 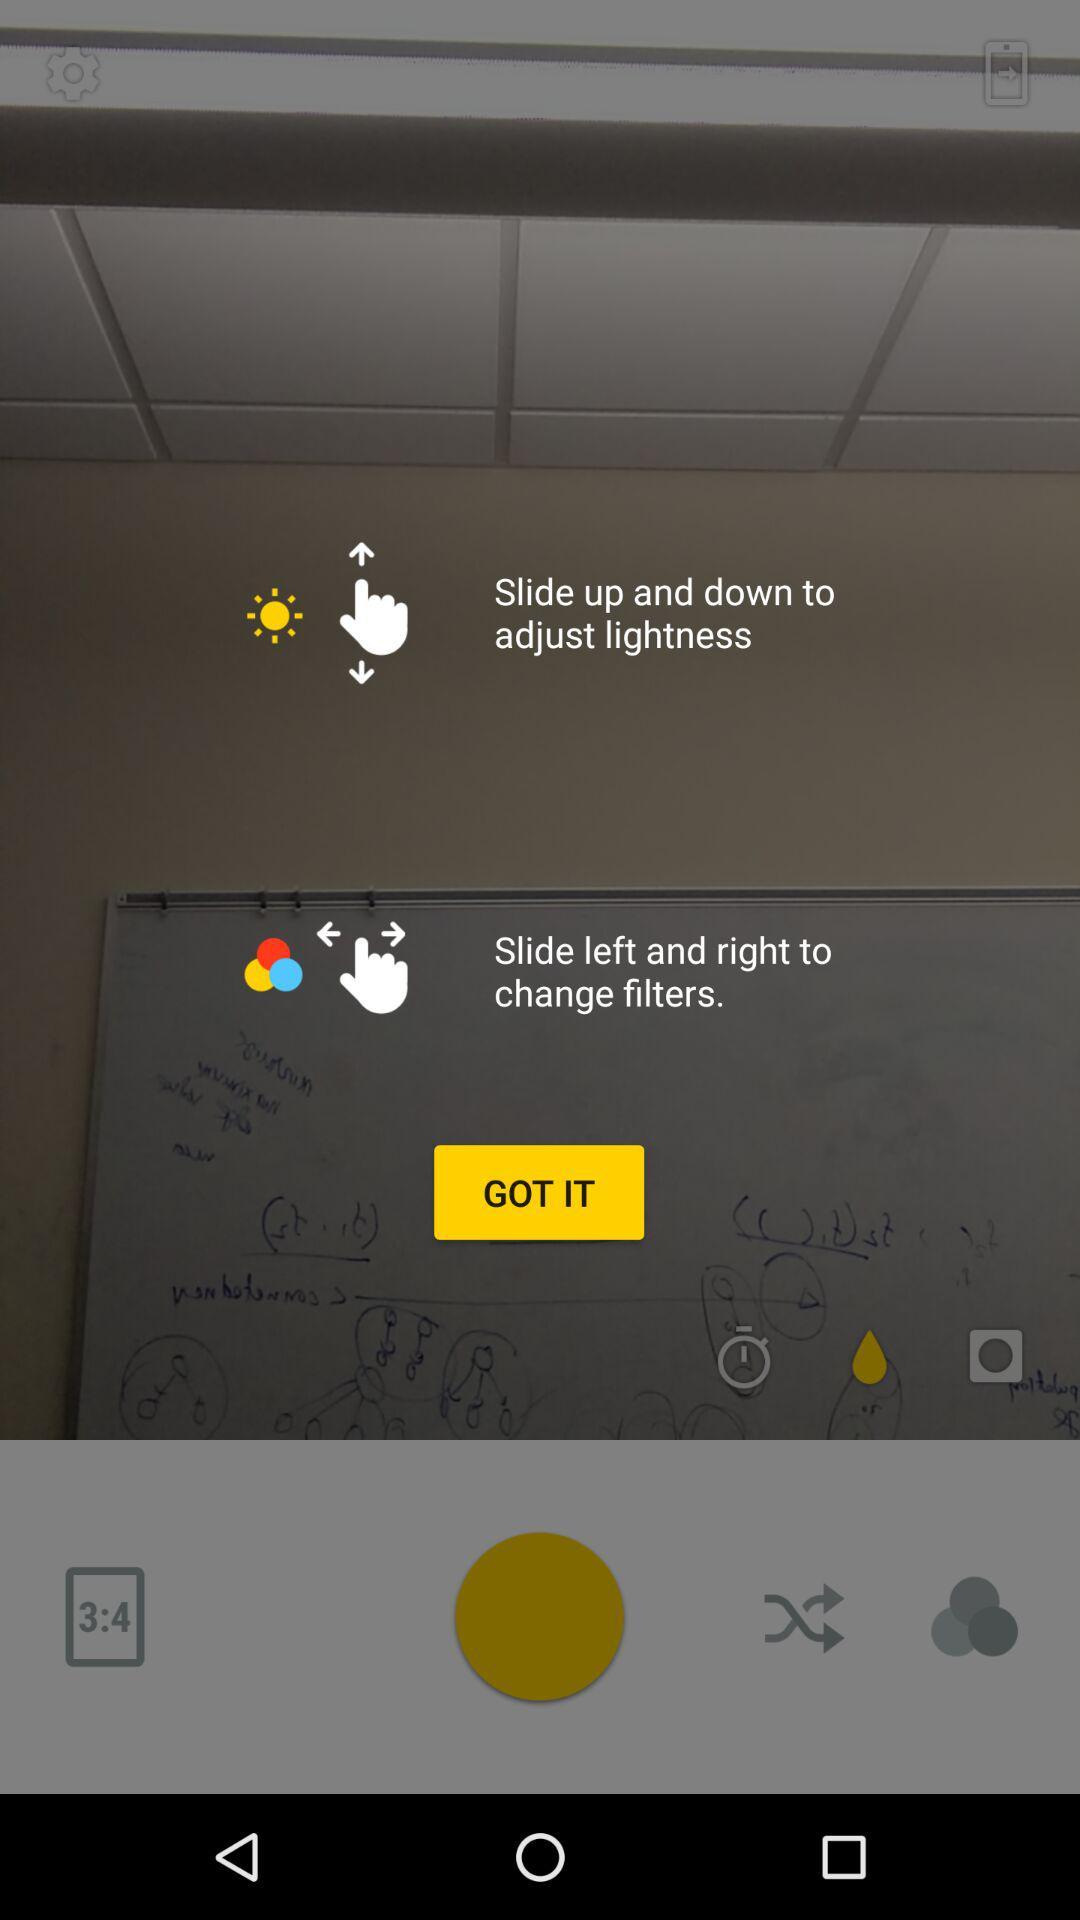 I want to click on change filters, so click(x=974, y=1617).